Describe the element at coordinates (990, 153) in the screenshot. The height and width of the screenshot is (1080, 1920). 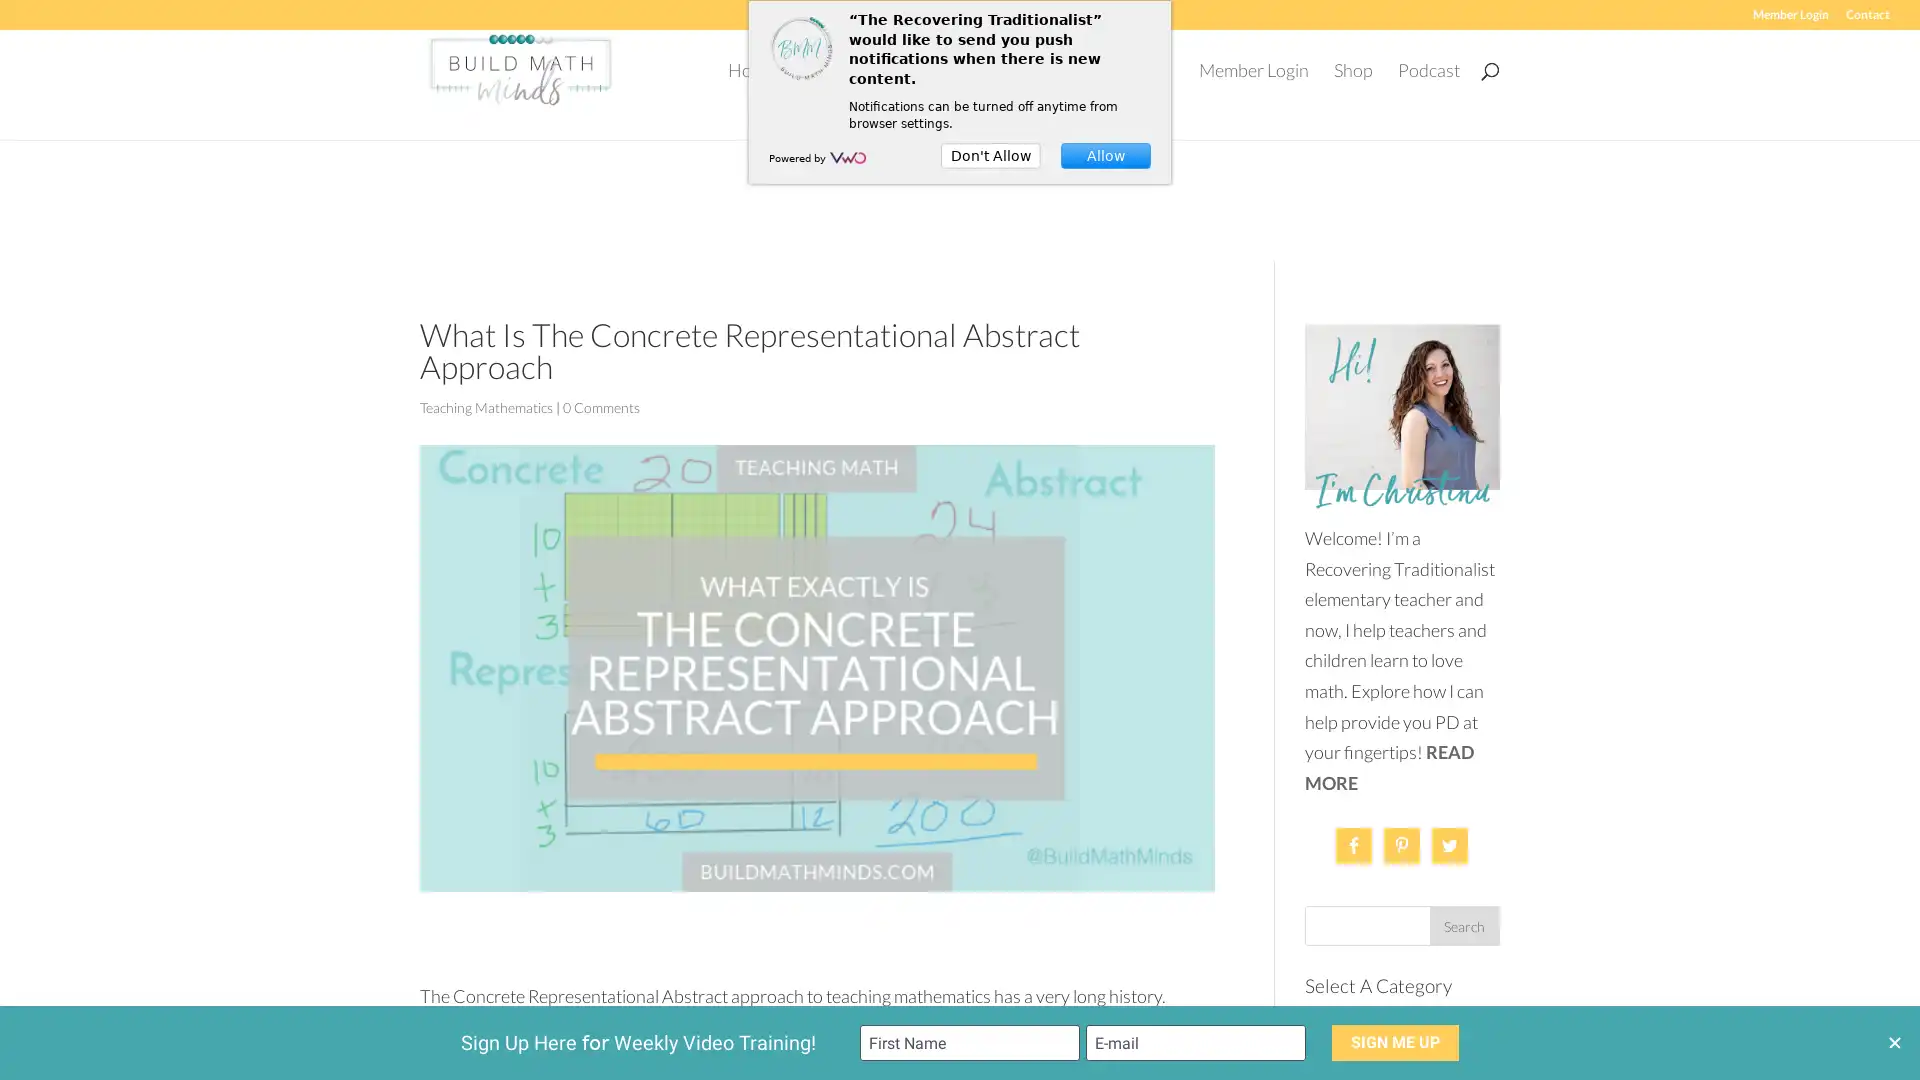
I see `Don't Allow` at that location.